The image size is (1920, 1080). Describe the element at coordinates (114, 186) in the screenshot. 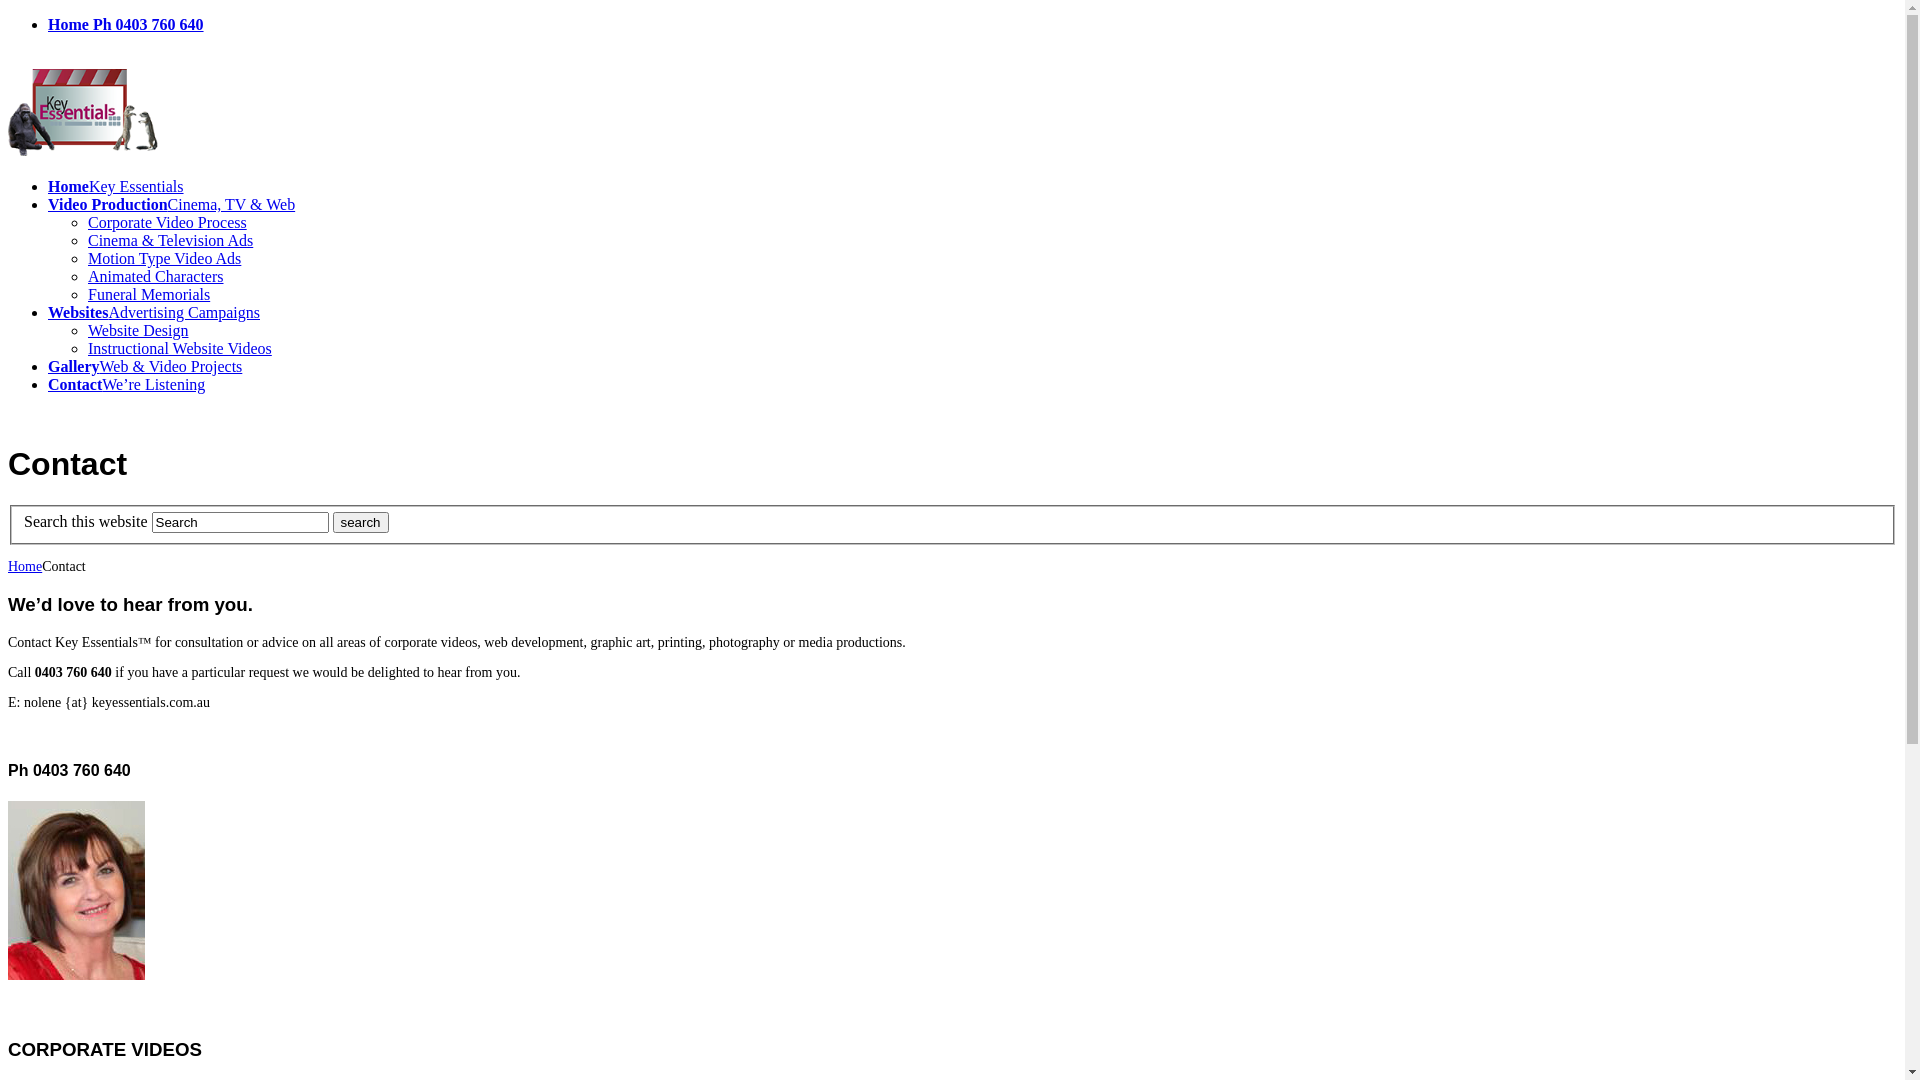

I see `'HomeKey Essentials'` at that location.